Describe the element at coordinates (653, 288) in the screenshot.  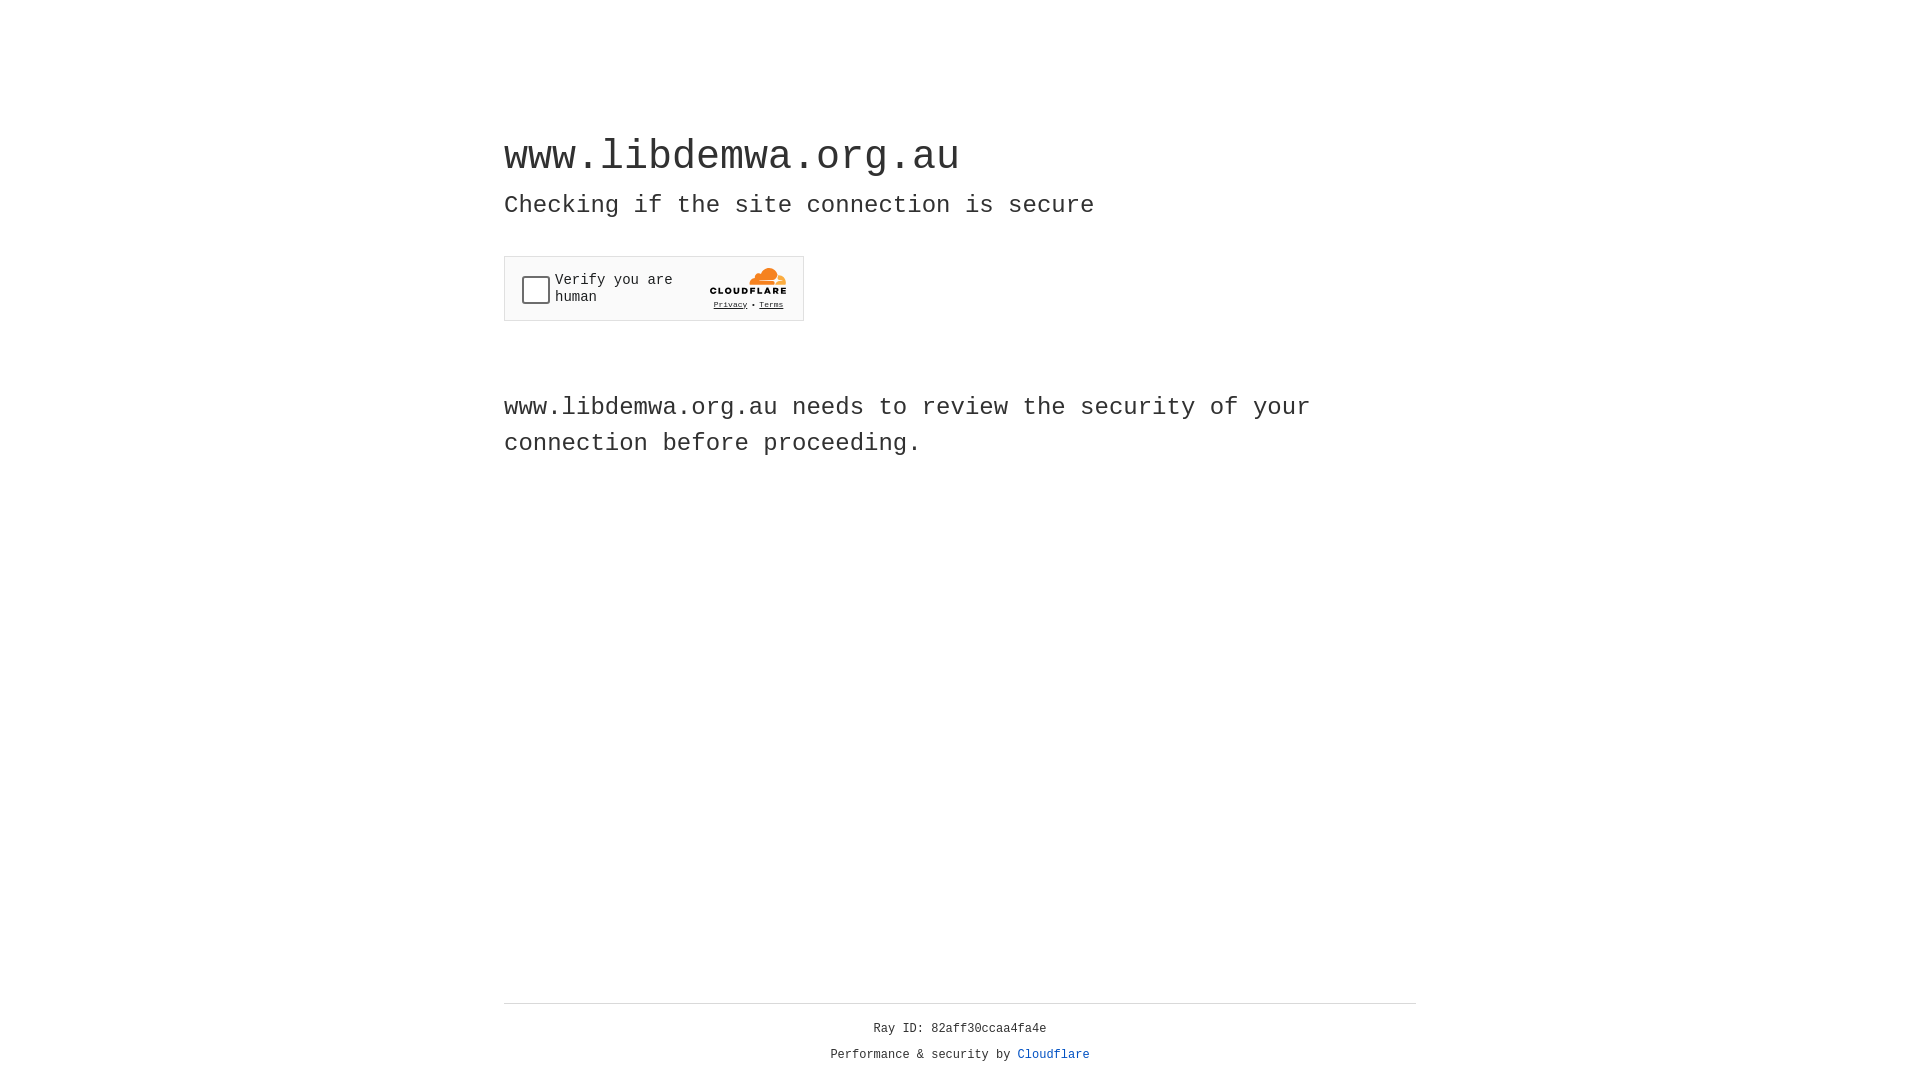
I see `'Widget containing a Cloudflare security challenge'` at that location.